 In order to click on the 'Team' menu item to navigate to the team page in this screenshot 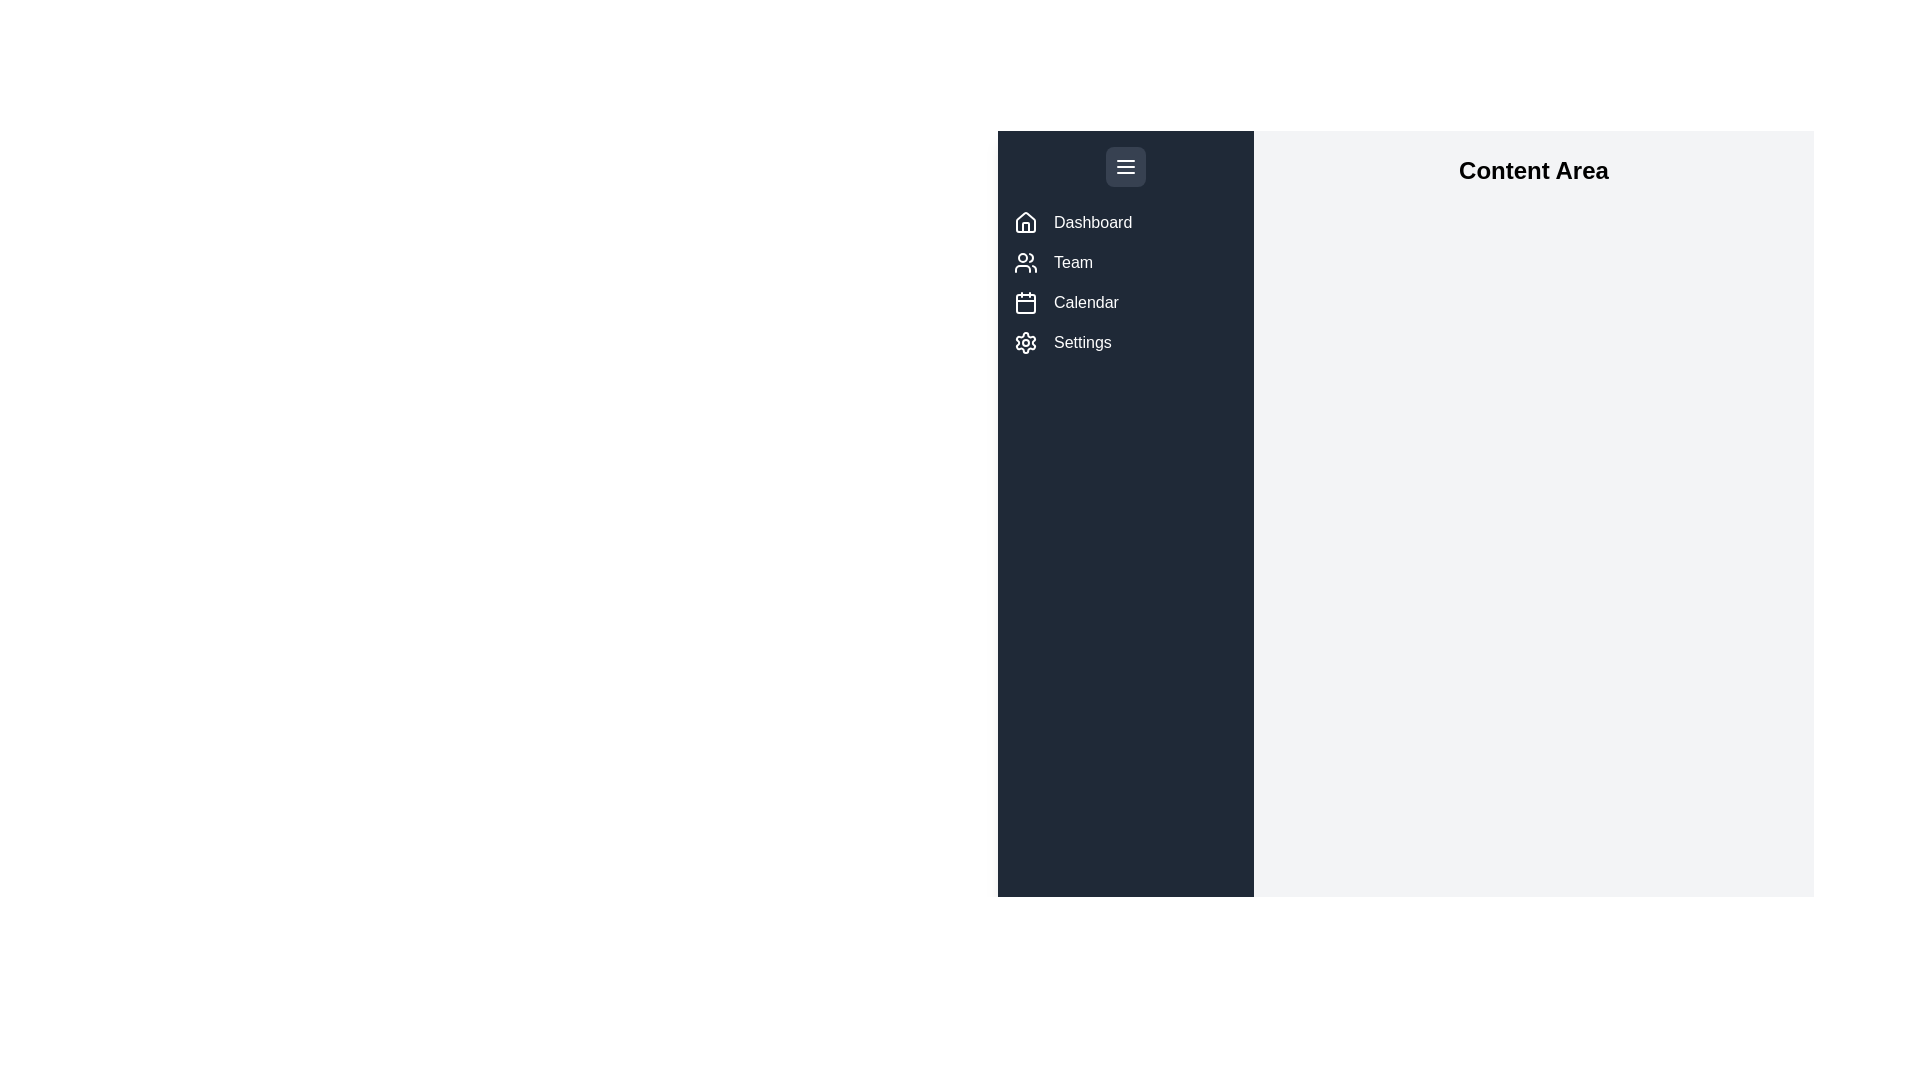, I will do `click(1126, 261)`.